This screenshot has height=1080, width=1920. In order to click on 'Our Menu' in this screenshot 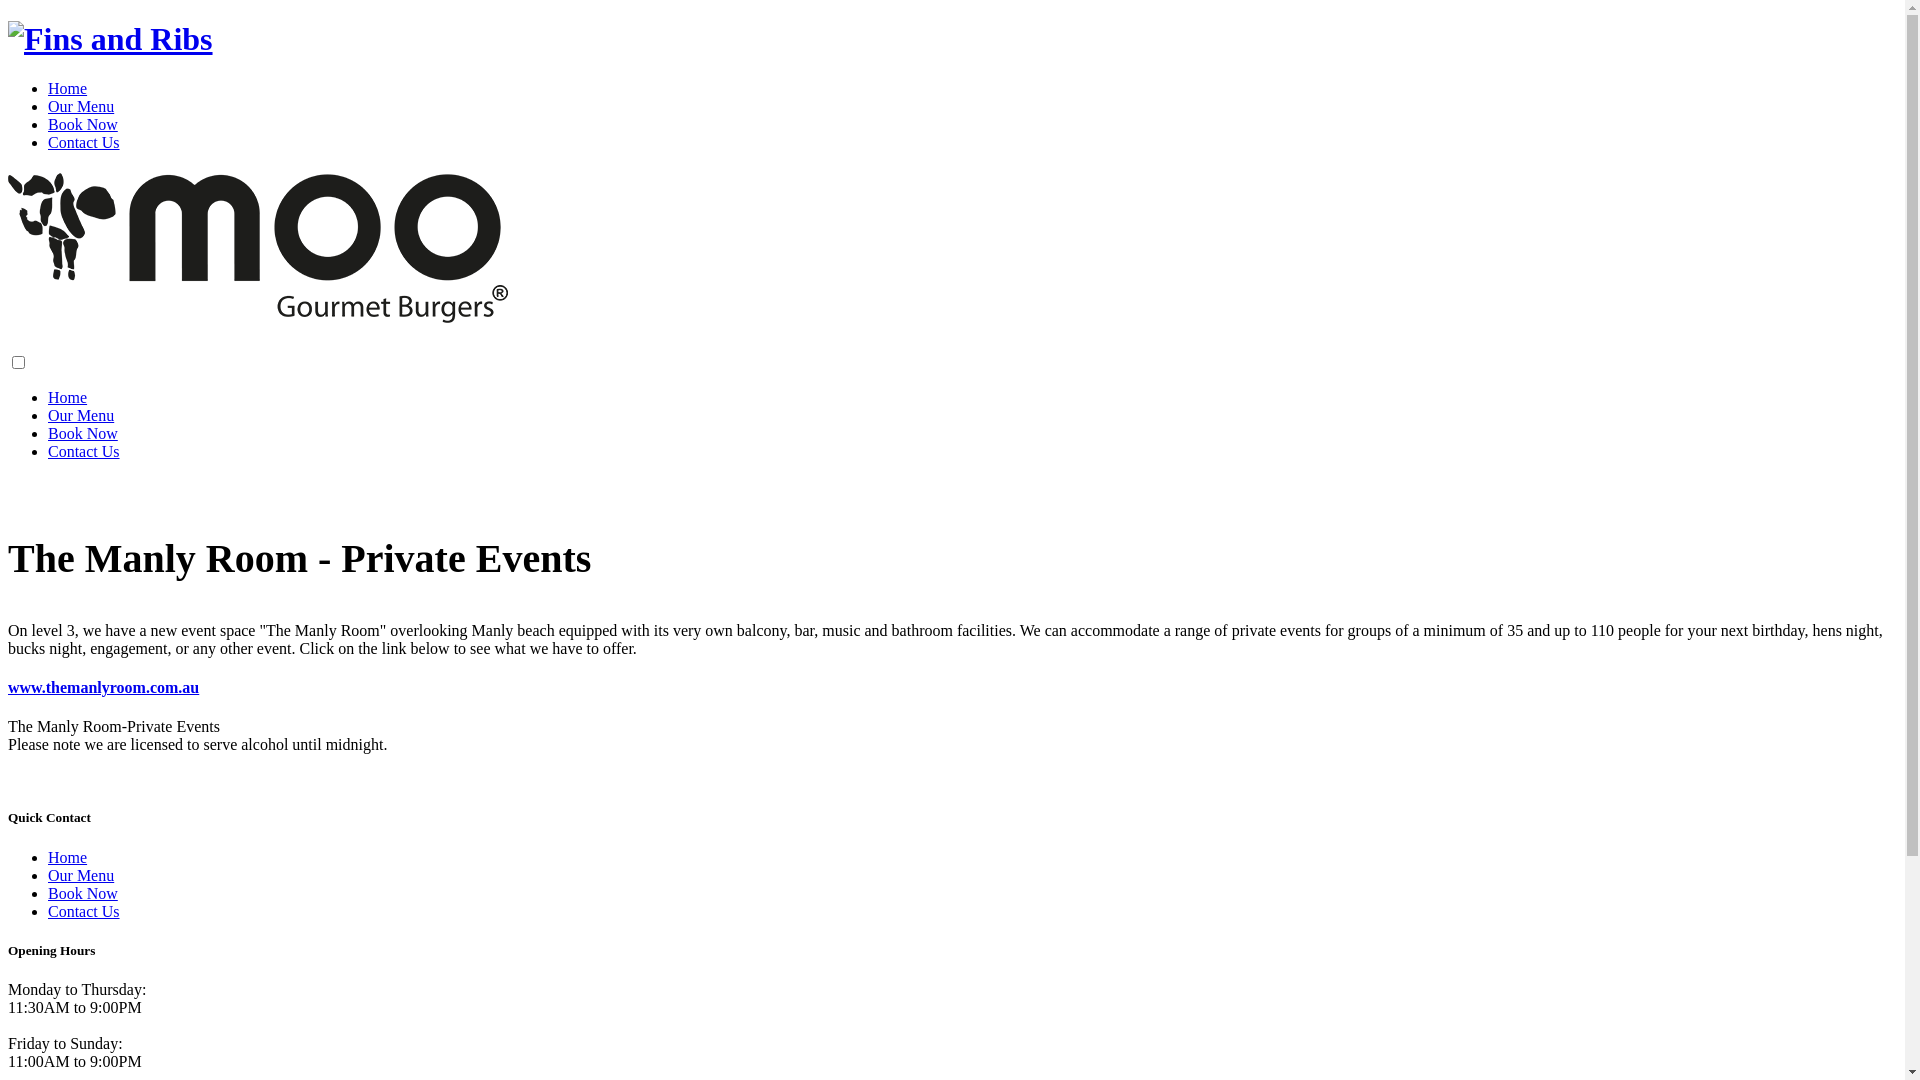, I will do `click(80, 874)`.